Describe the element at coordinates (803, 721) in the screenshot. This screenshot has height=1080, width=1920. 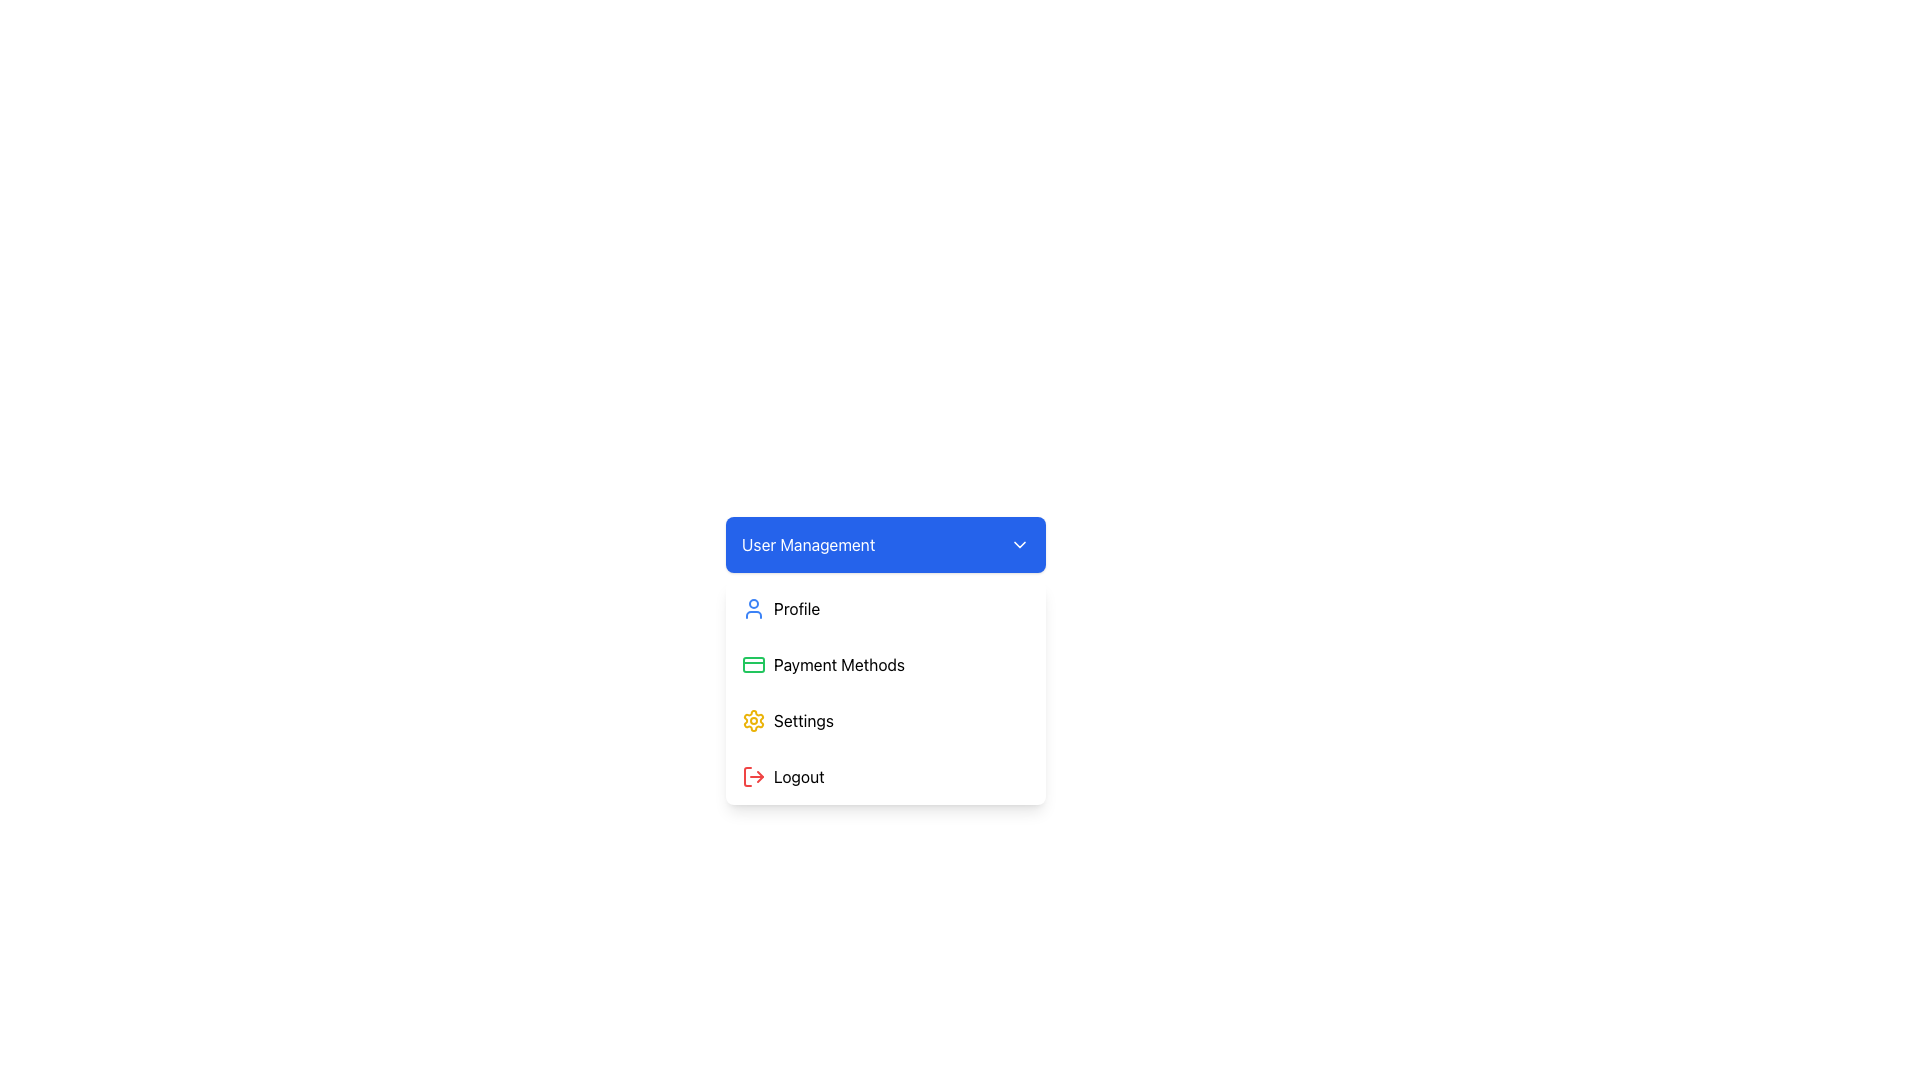
I see `the 'Settings' text label in the dropdown menu` at that location.